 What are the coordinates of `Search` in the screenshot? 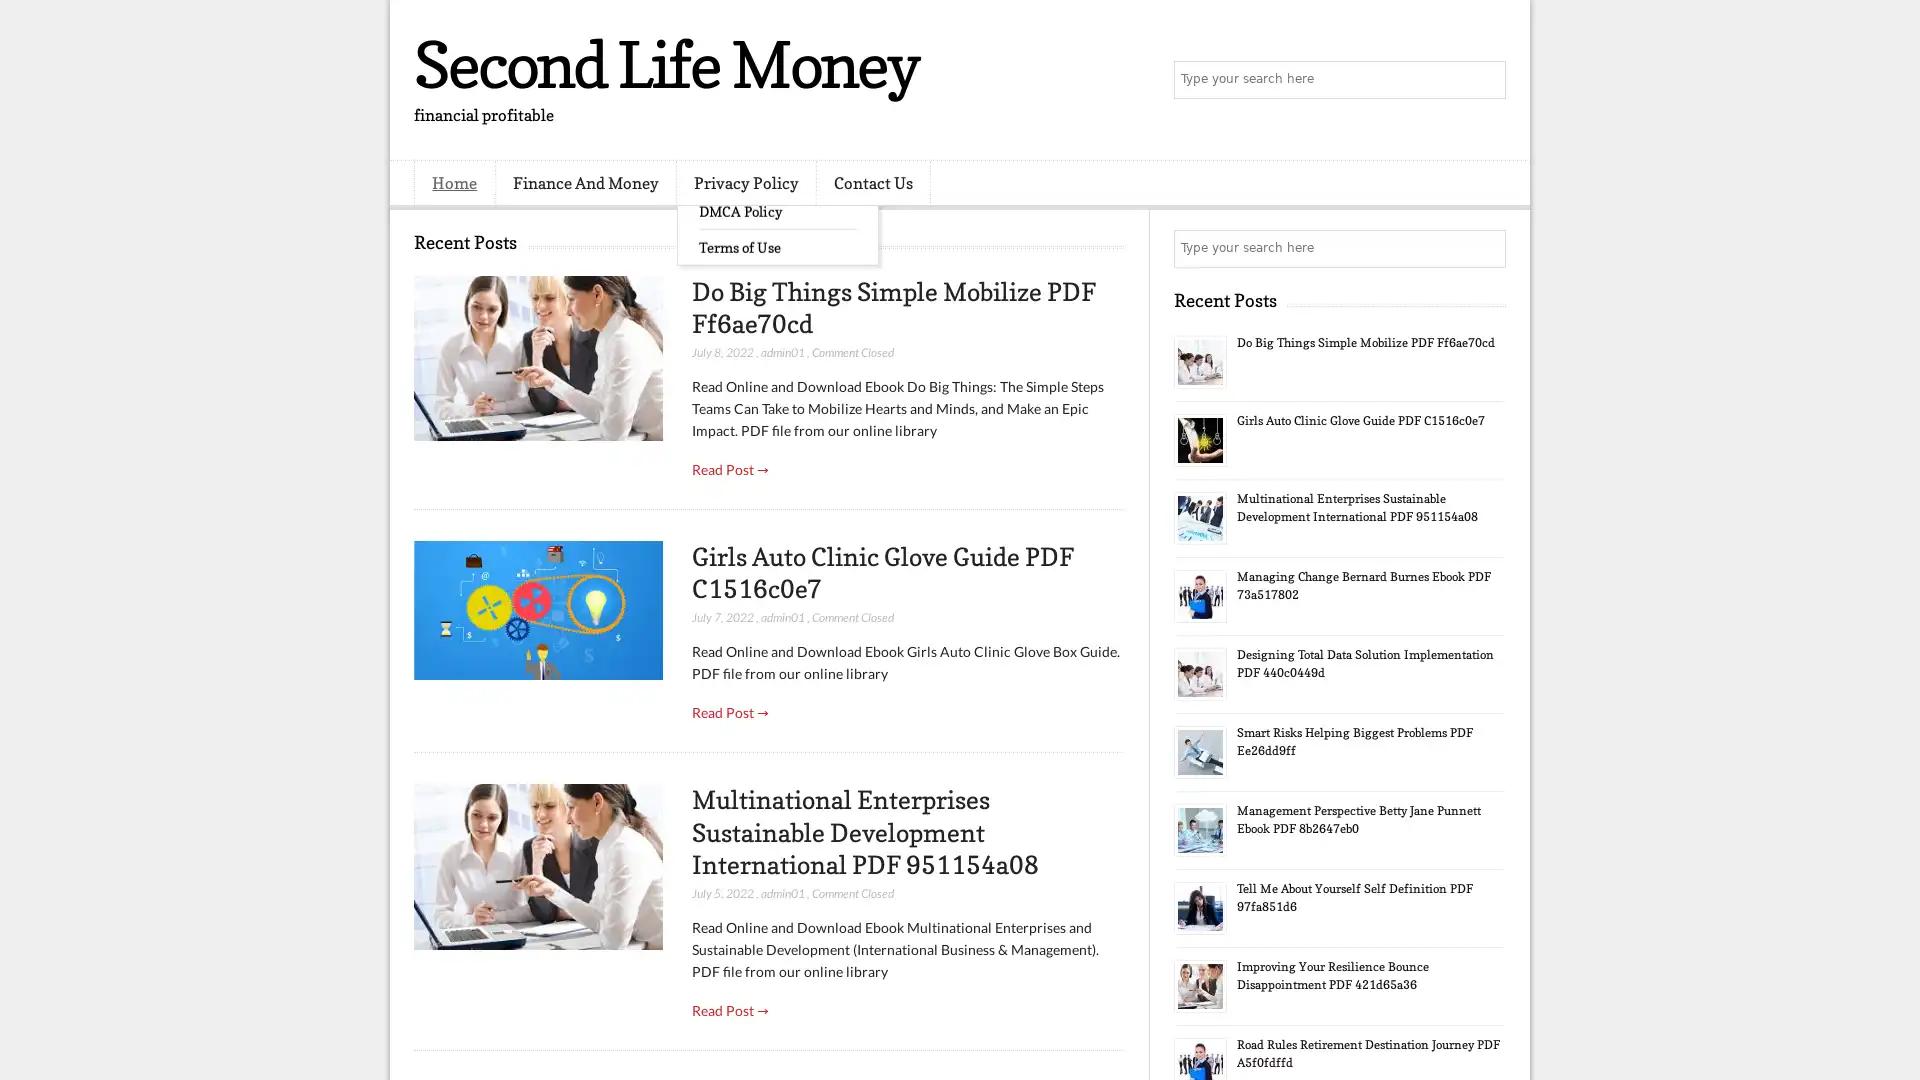 It's located at (1485, 248).